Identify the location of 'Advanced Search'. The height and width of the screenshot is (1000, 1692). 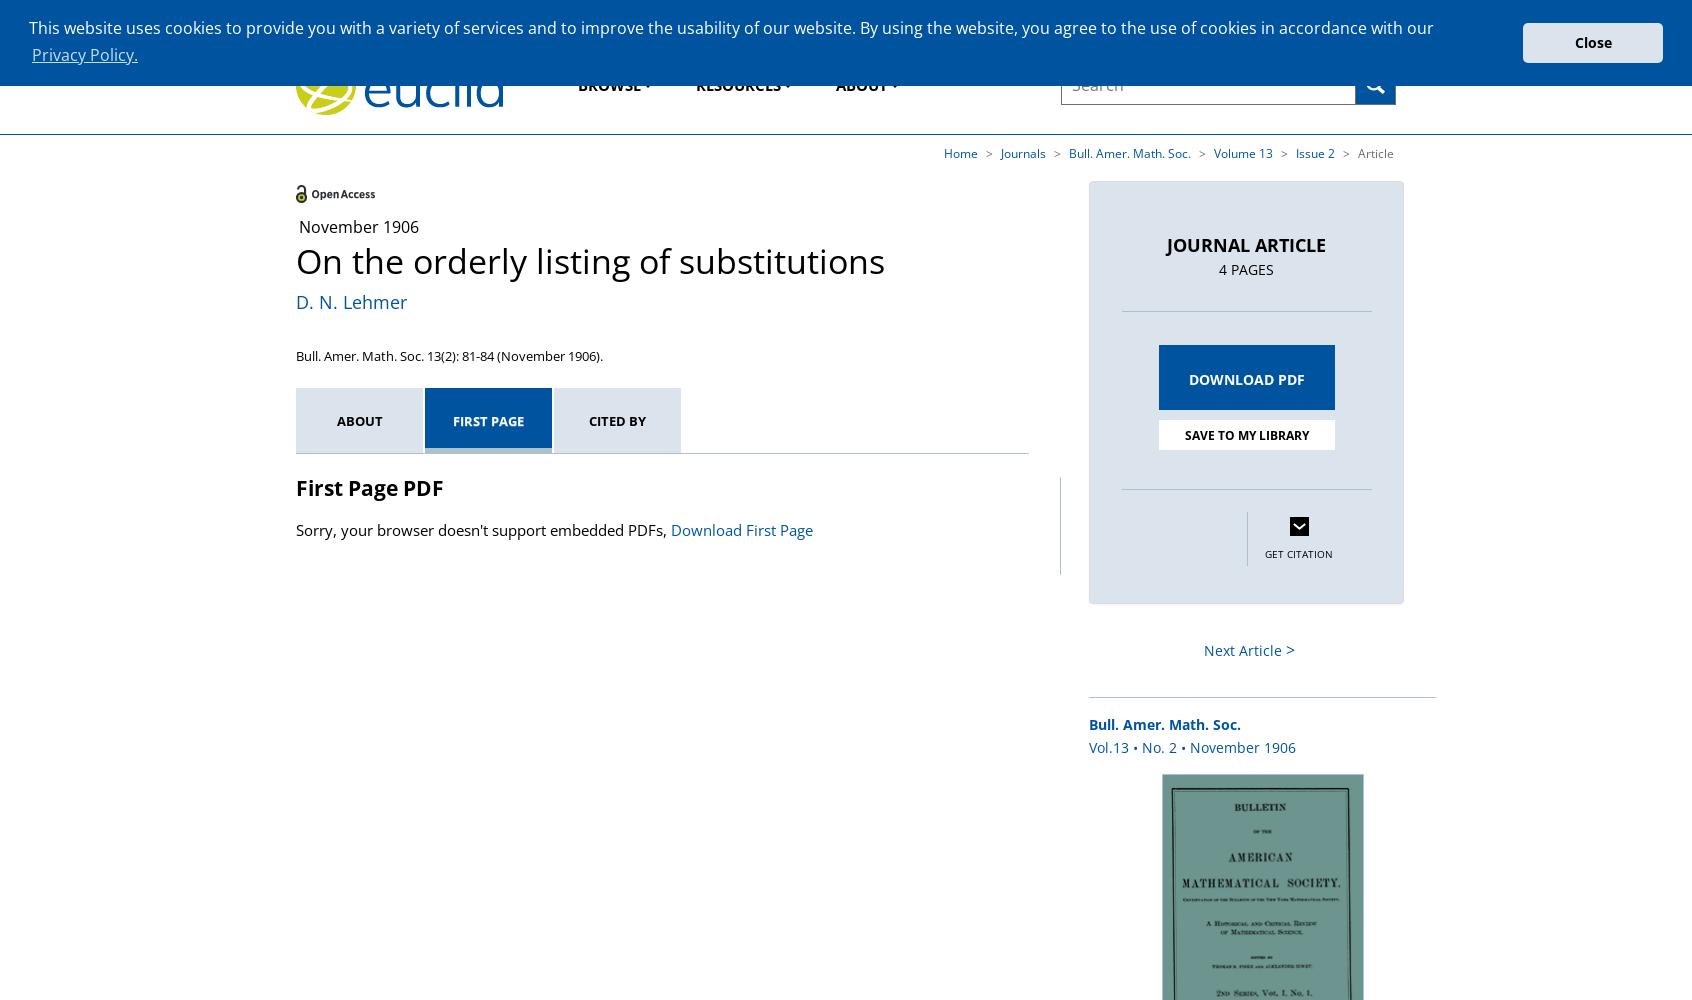
(1336, 56).